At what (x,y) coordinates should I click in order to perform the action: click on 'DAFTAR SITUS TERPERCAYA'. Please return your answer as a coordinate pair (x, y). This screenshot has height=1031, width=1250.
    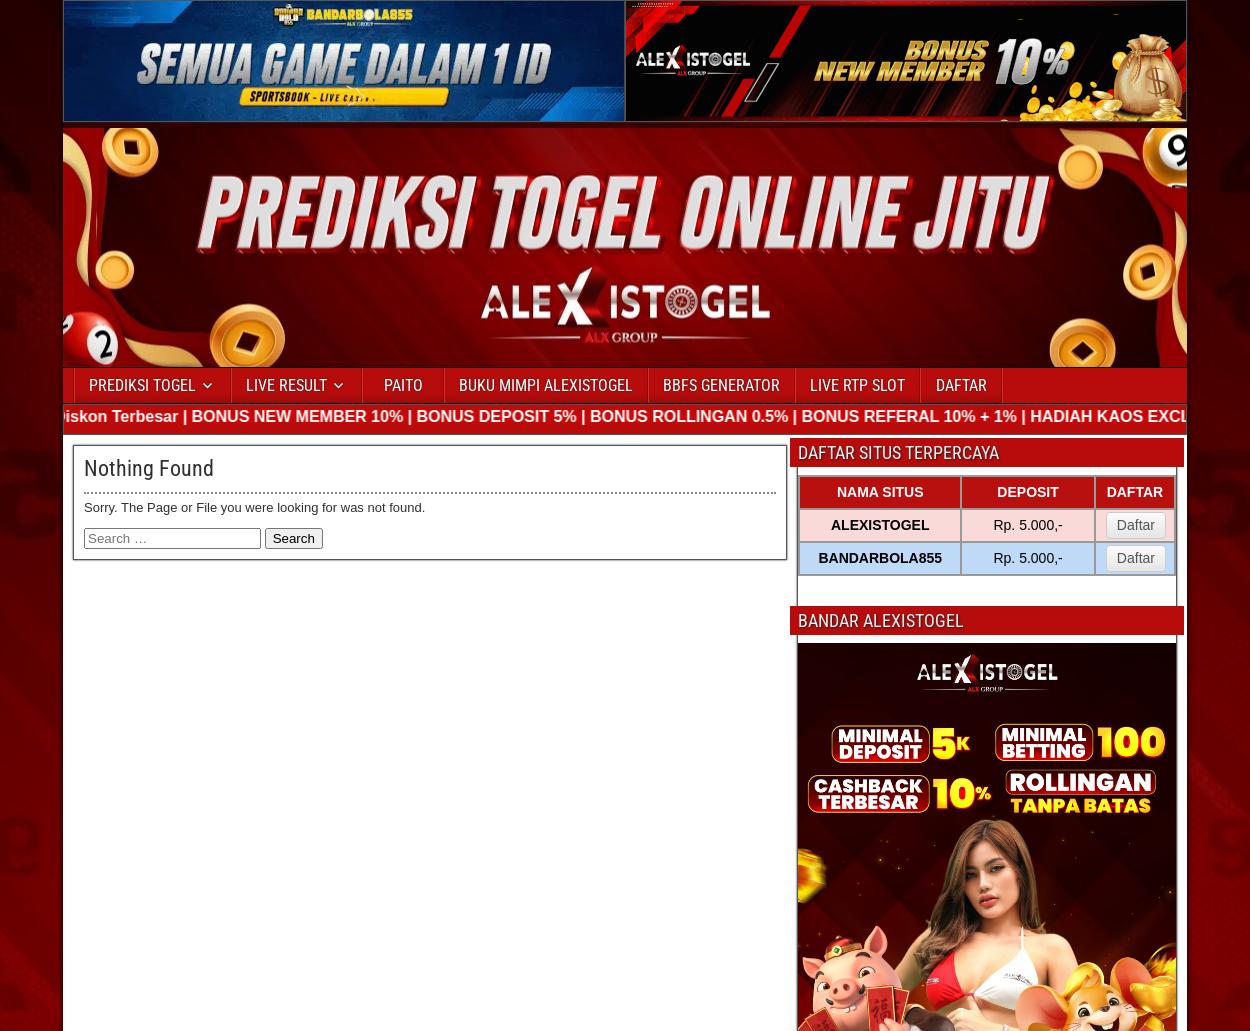
    Looking at the image, I should click on (898, 451).